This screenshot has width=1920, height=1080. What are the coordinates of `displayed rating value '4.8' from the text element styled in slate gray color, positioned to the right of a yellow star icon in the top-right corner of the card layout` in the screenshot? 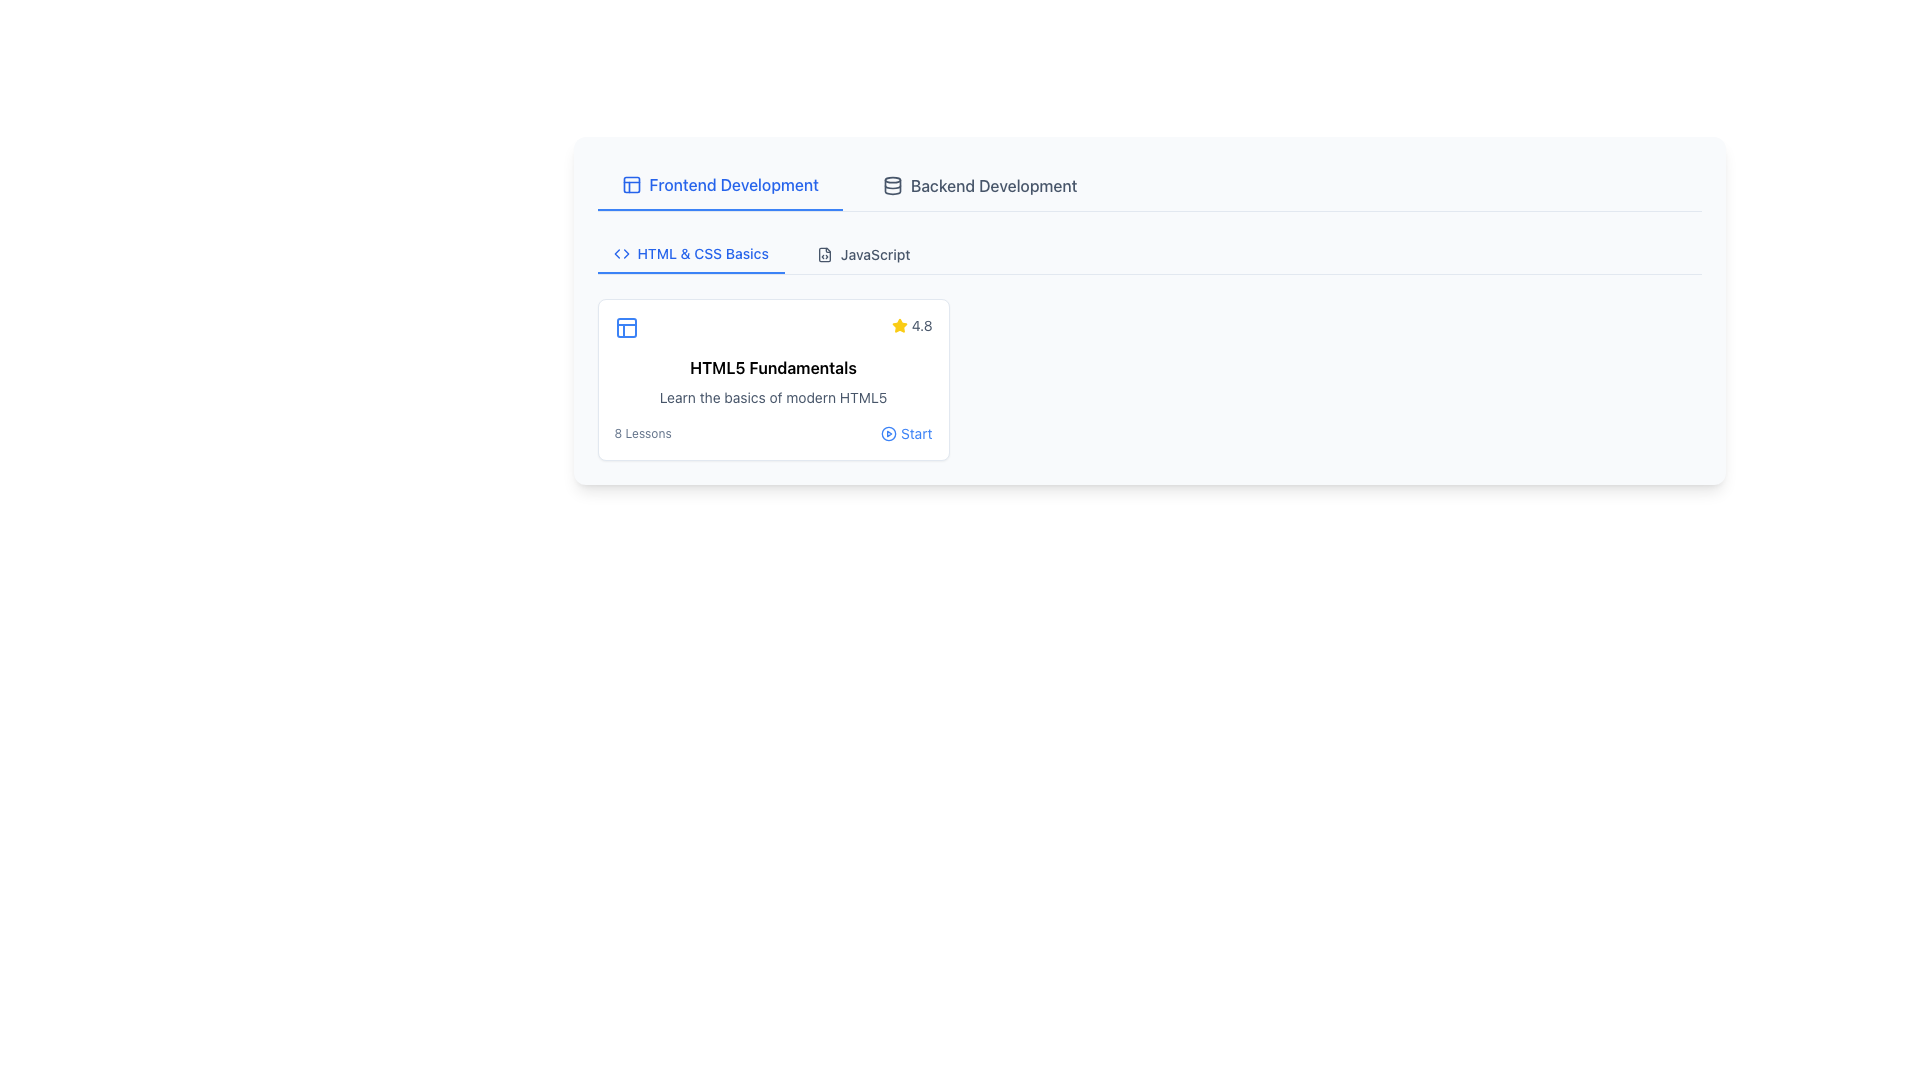 It's located at (921, 325).